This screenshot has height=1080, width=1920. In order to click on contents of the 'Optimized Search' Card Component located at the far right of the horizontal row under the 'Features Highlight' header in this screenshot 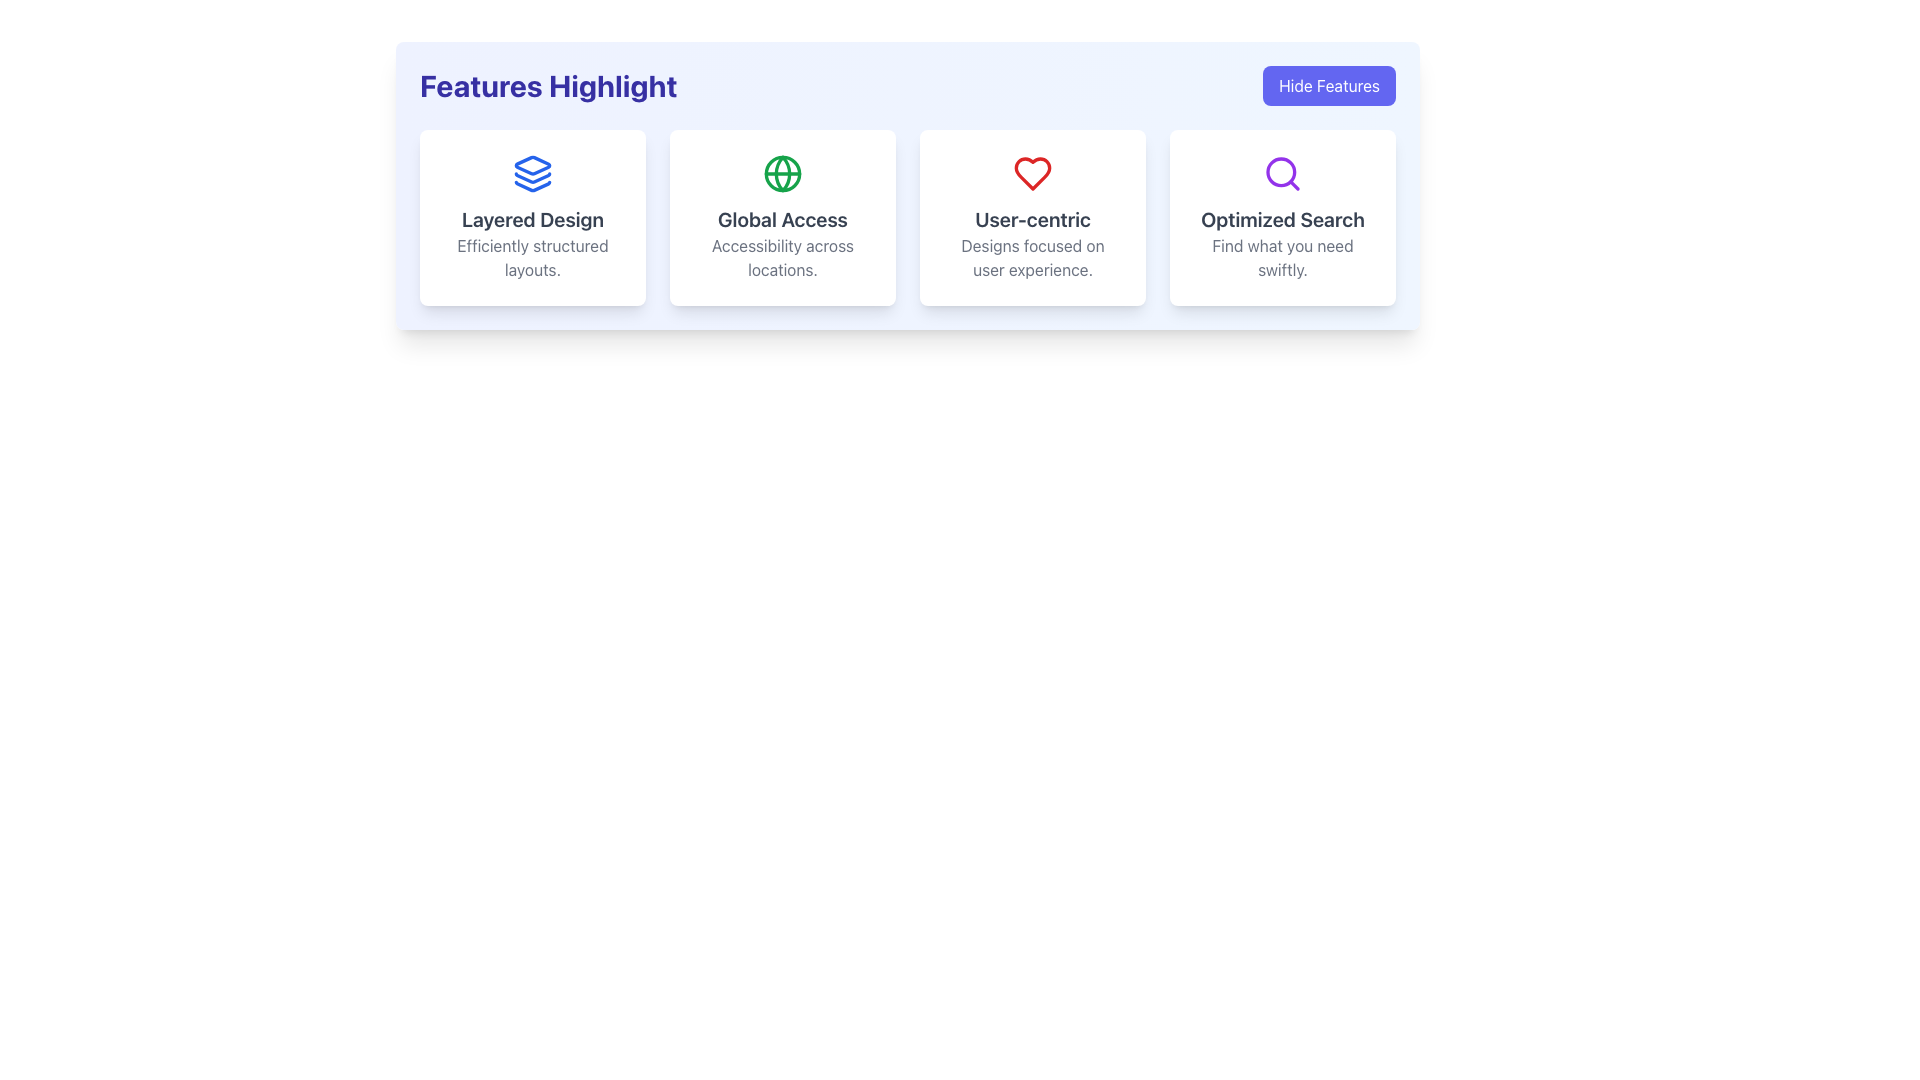, I will do `click(1282, 218)`.